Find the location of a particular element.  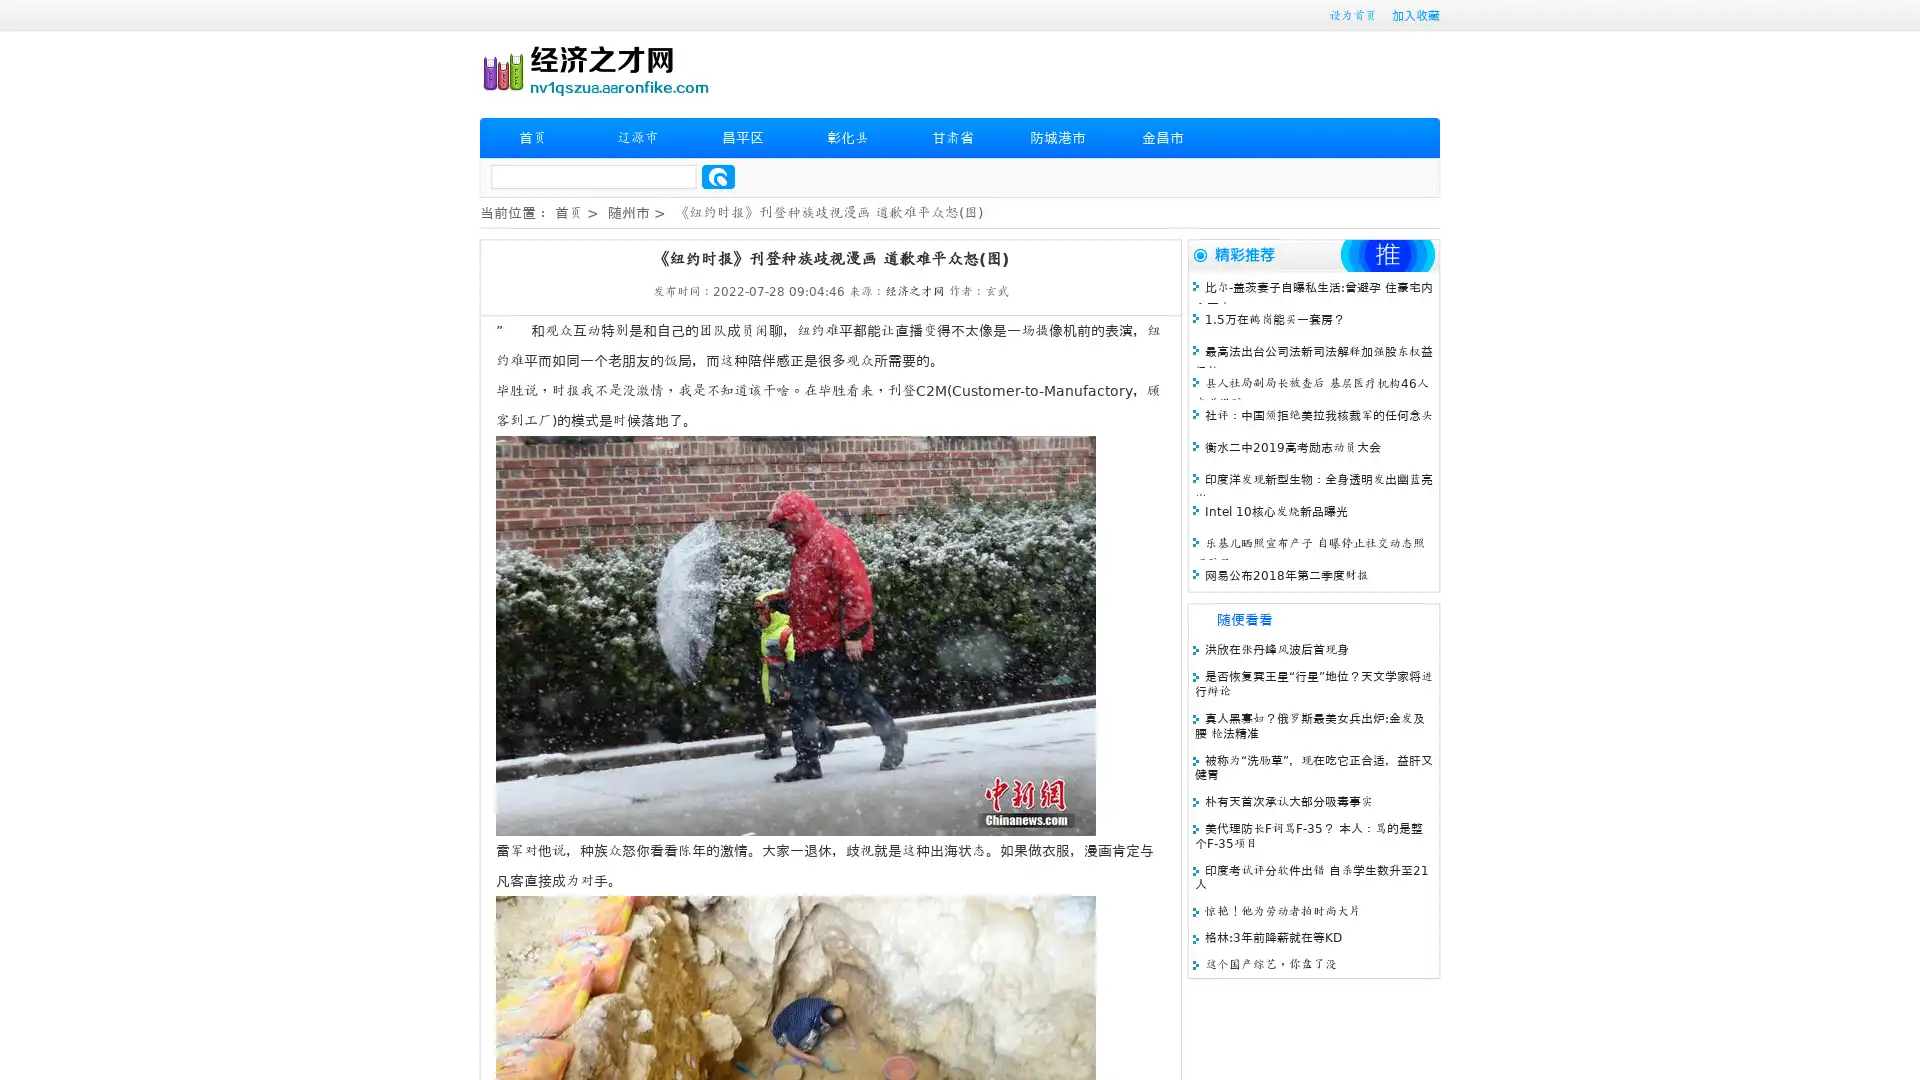

Search is located at coordinates (718, 176).